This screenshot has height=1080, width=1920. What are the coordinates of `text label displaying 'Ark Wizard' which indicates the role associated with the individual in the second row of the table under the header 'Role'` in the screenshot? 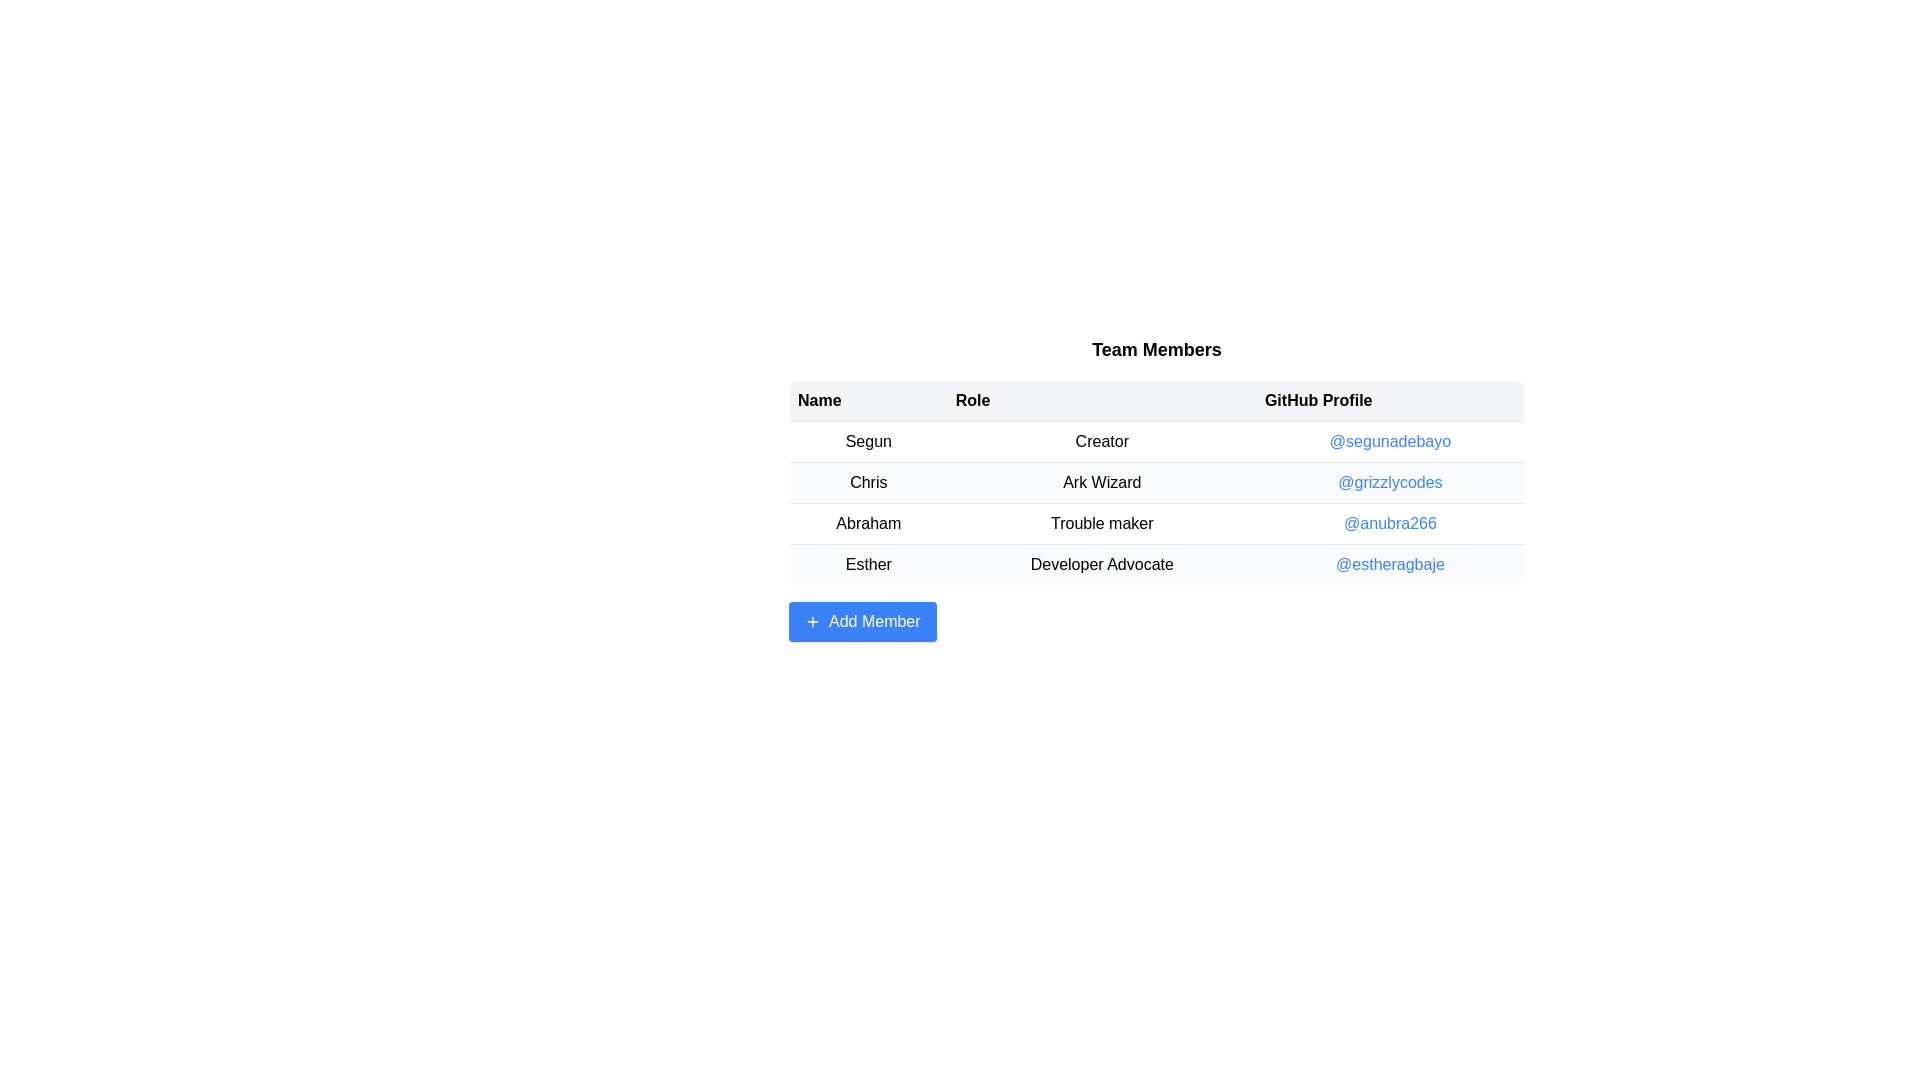 It's located at (1101, 482).